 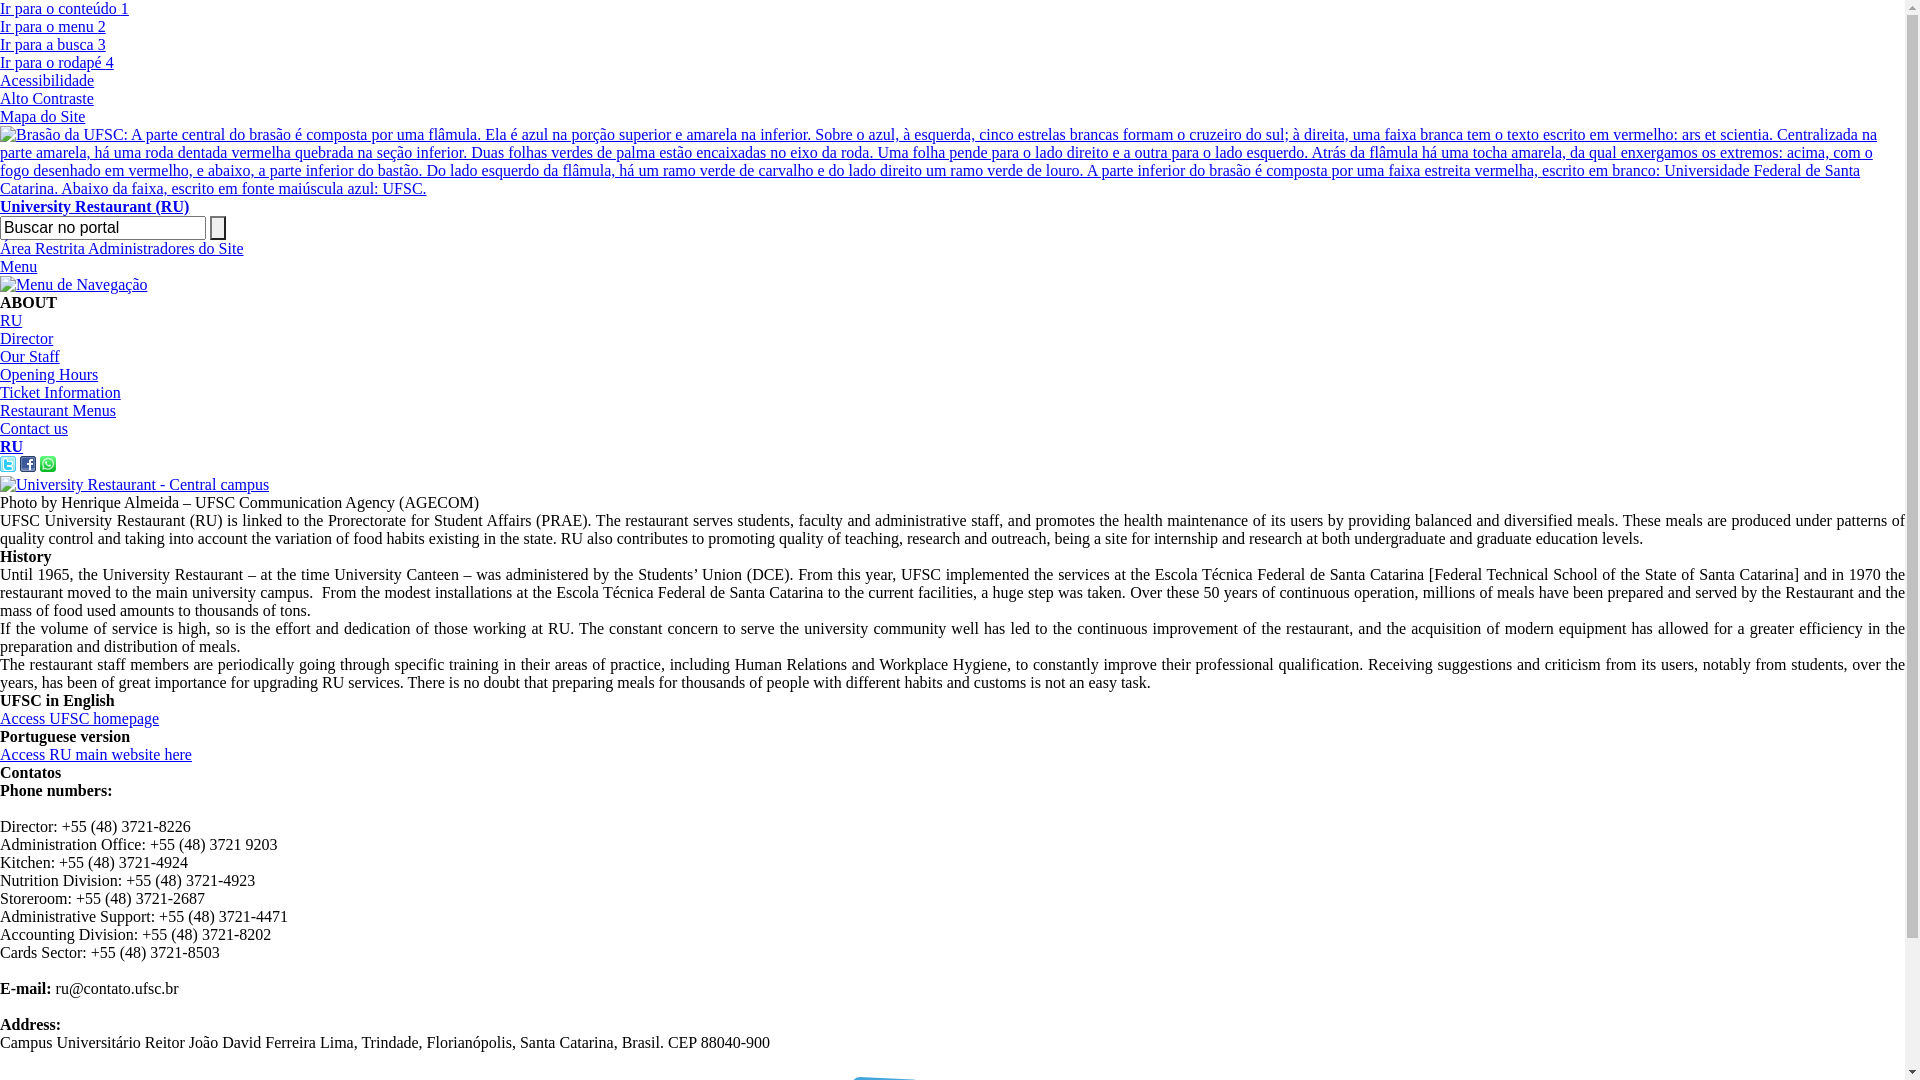 I want to click on 'Compartilhar no WhatsApp', so click(x=48, y=466).